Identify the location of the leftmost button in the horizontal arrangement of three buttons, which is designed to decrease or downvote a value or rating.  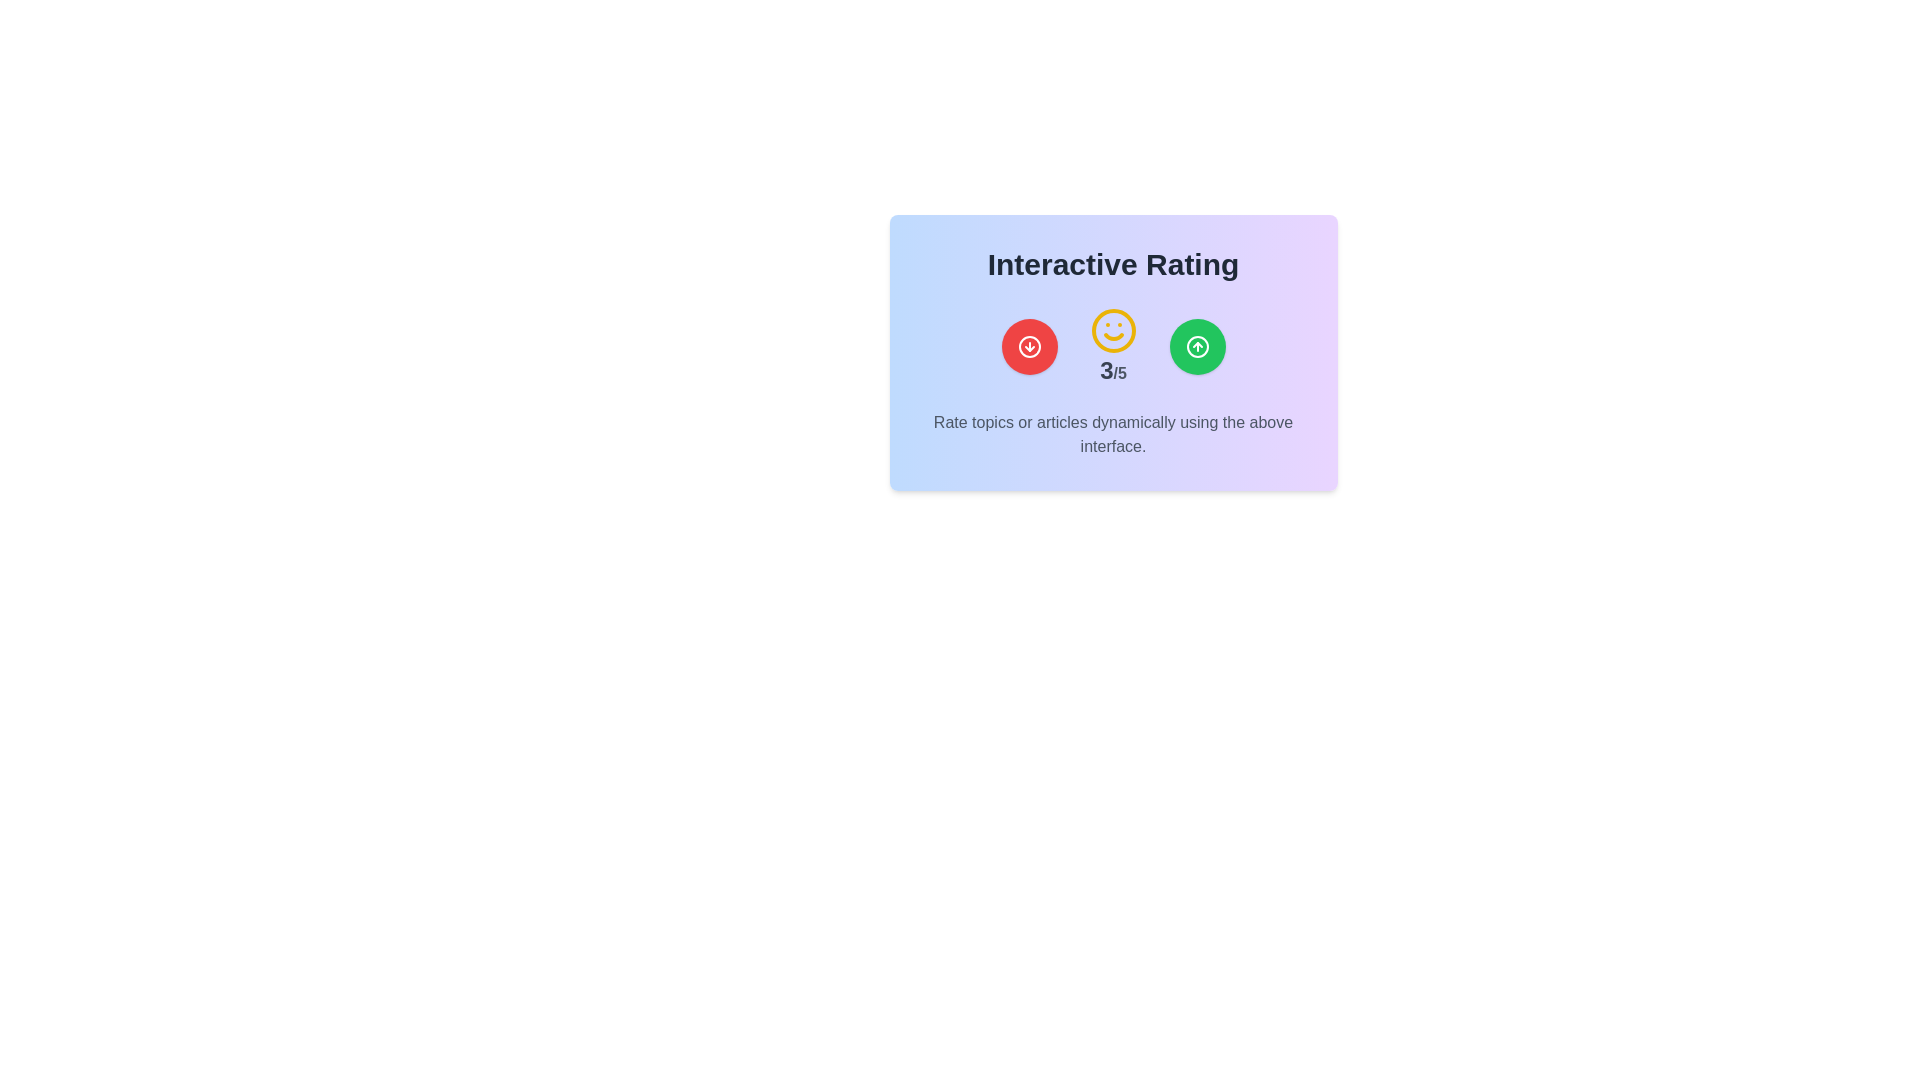
(1029, 346).